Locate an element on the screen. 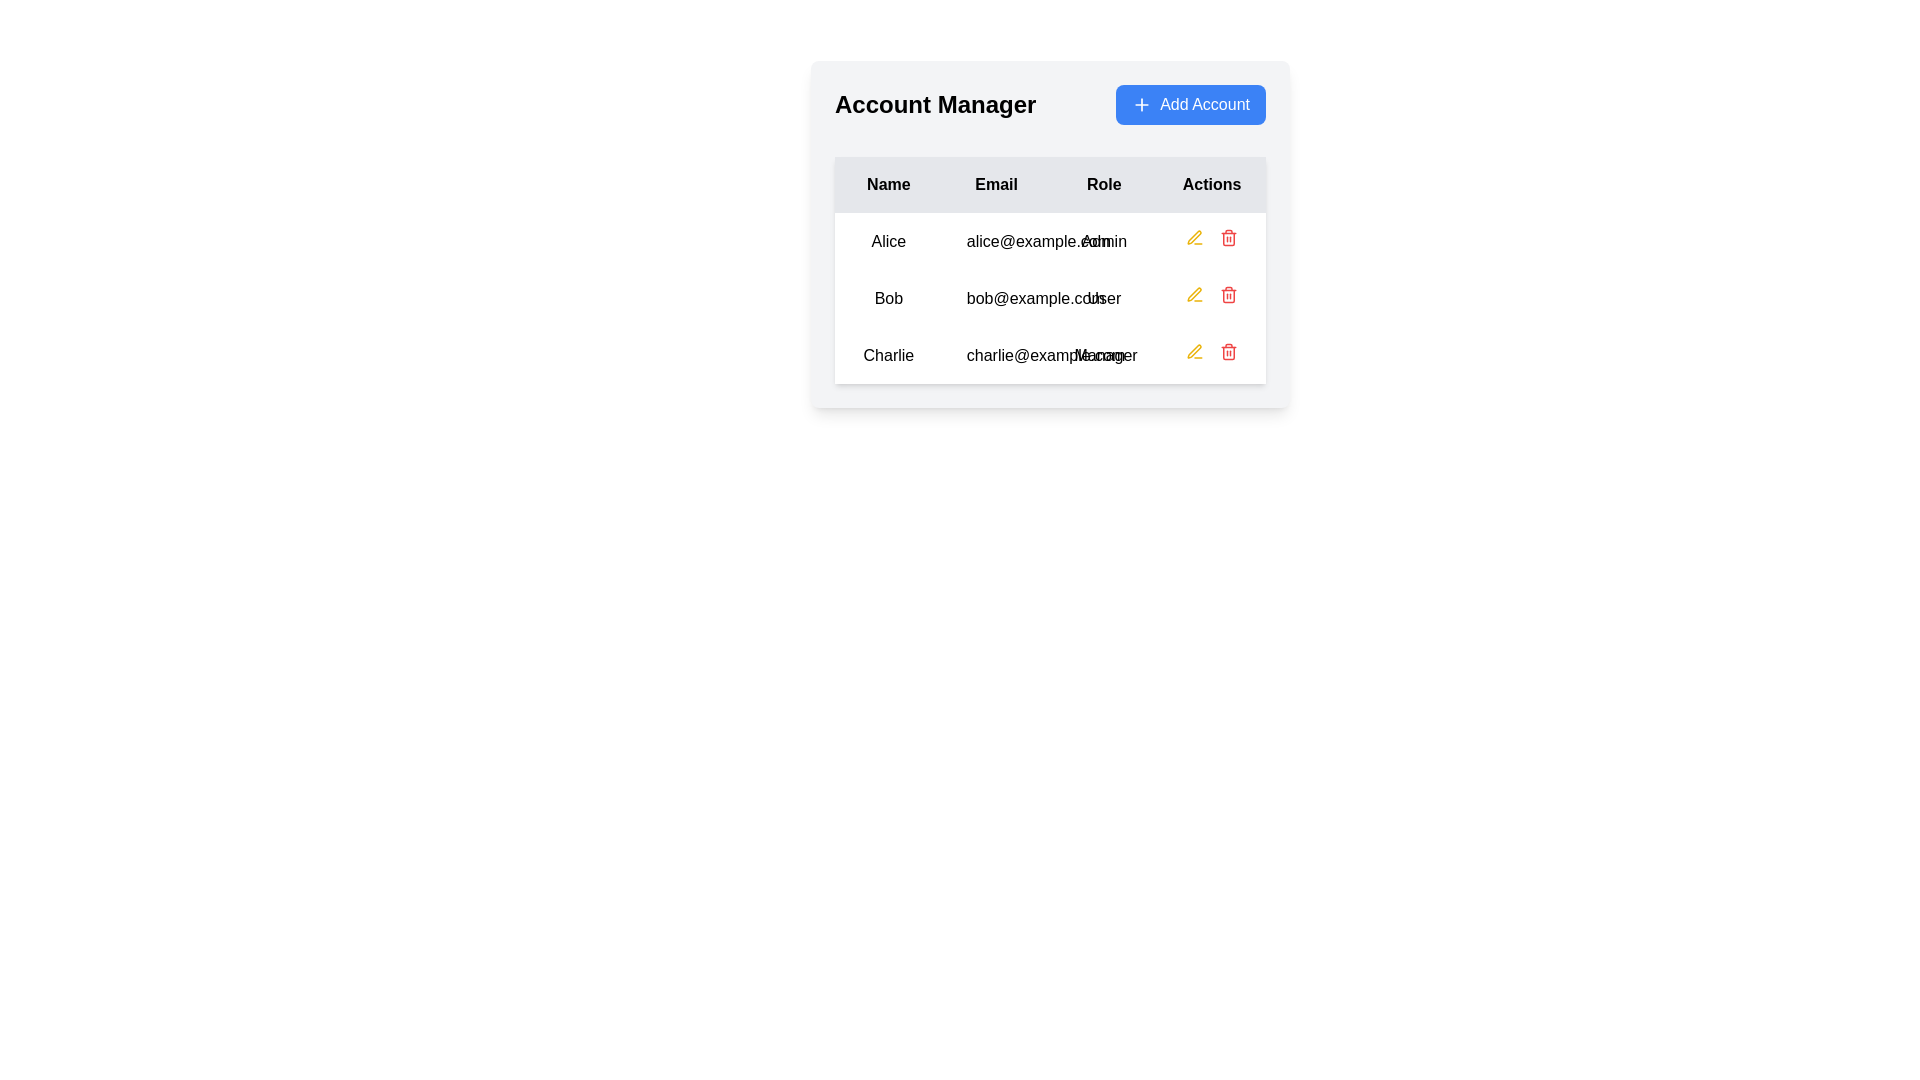 This screenshot has width=1920, height=1080. the text label 'Bob' located in the second row of the 'Name' column in the 'Account Manager' table is located at coordinates (887, 298).